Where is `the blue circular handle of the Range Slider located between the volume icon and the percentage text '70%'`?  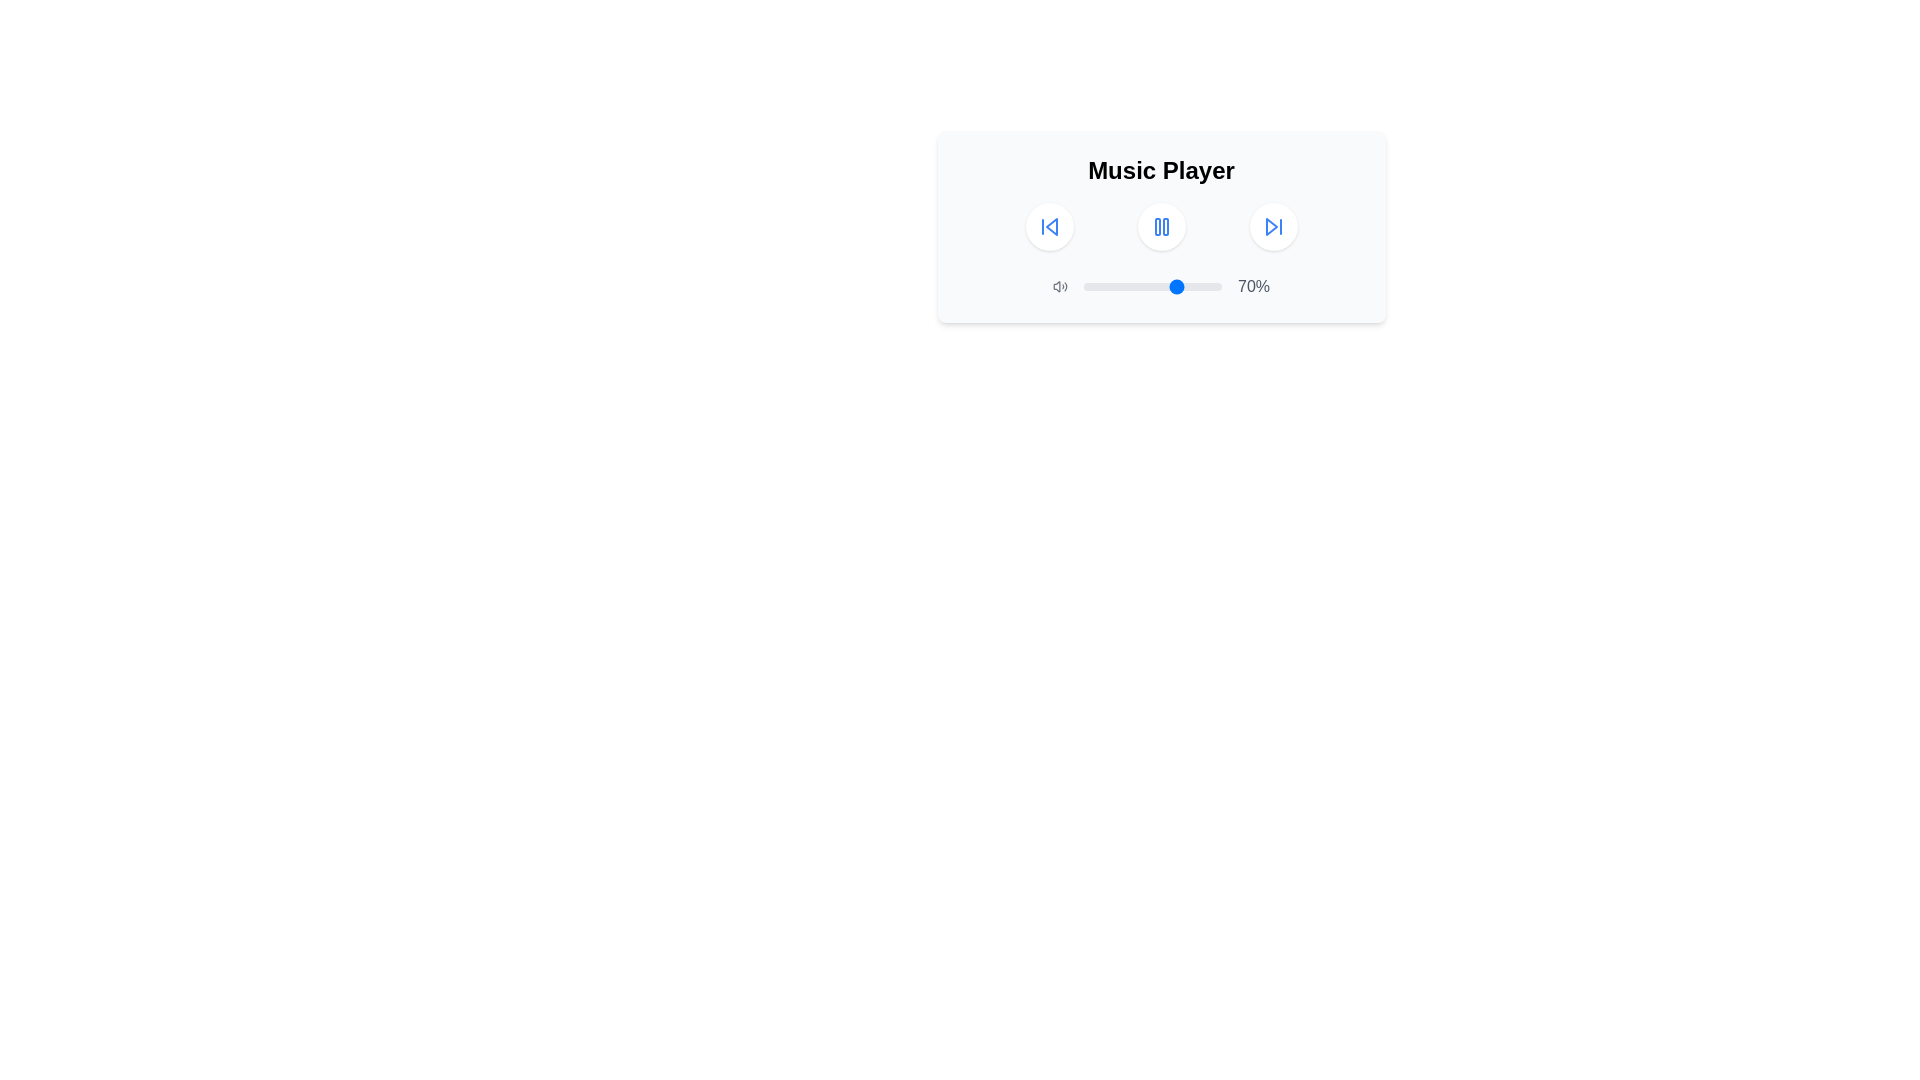
the blue circular handle of the Range Slider located between the volume icon and the percentage text '70%' is located at coordinates (1153, 286).